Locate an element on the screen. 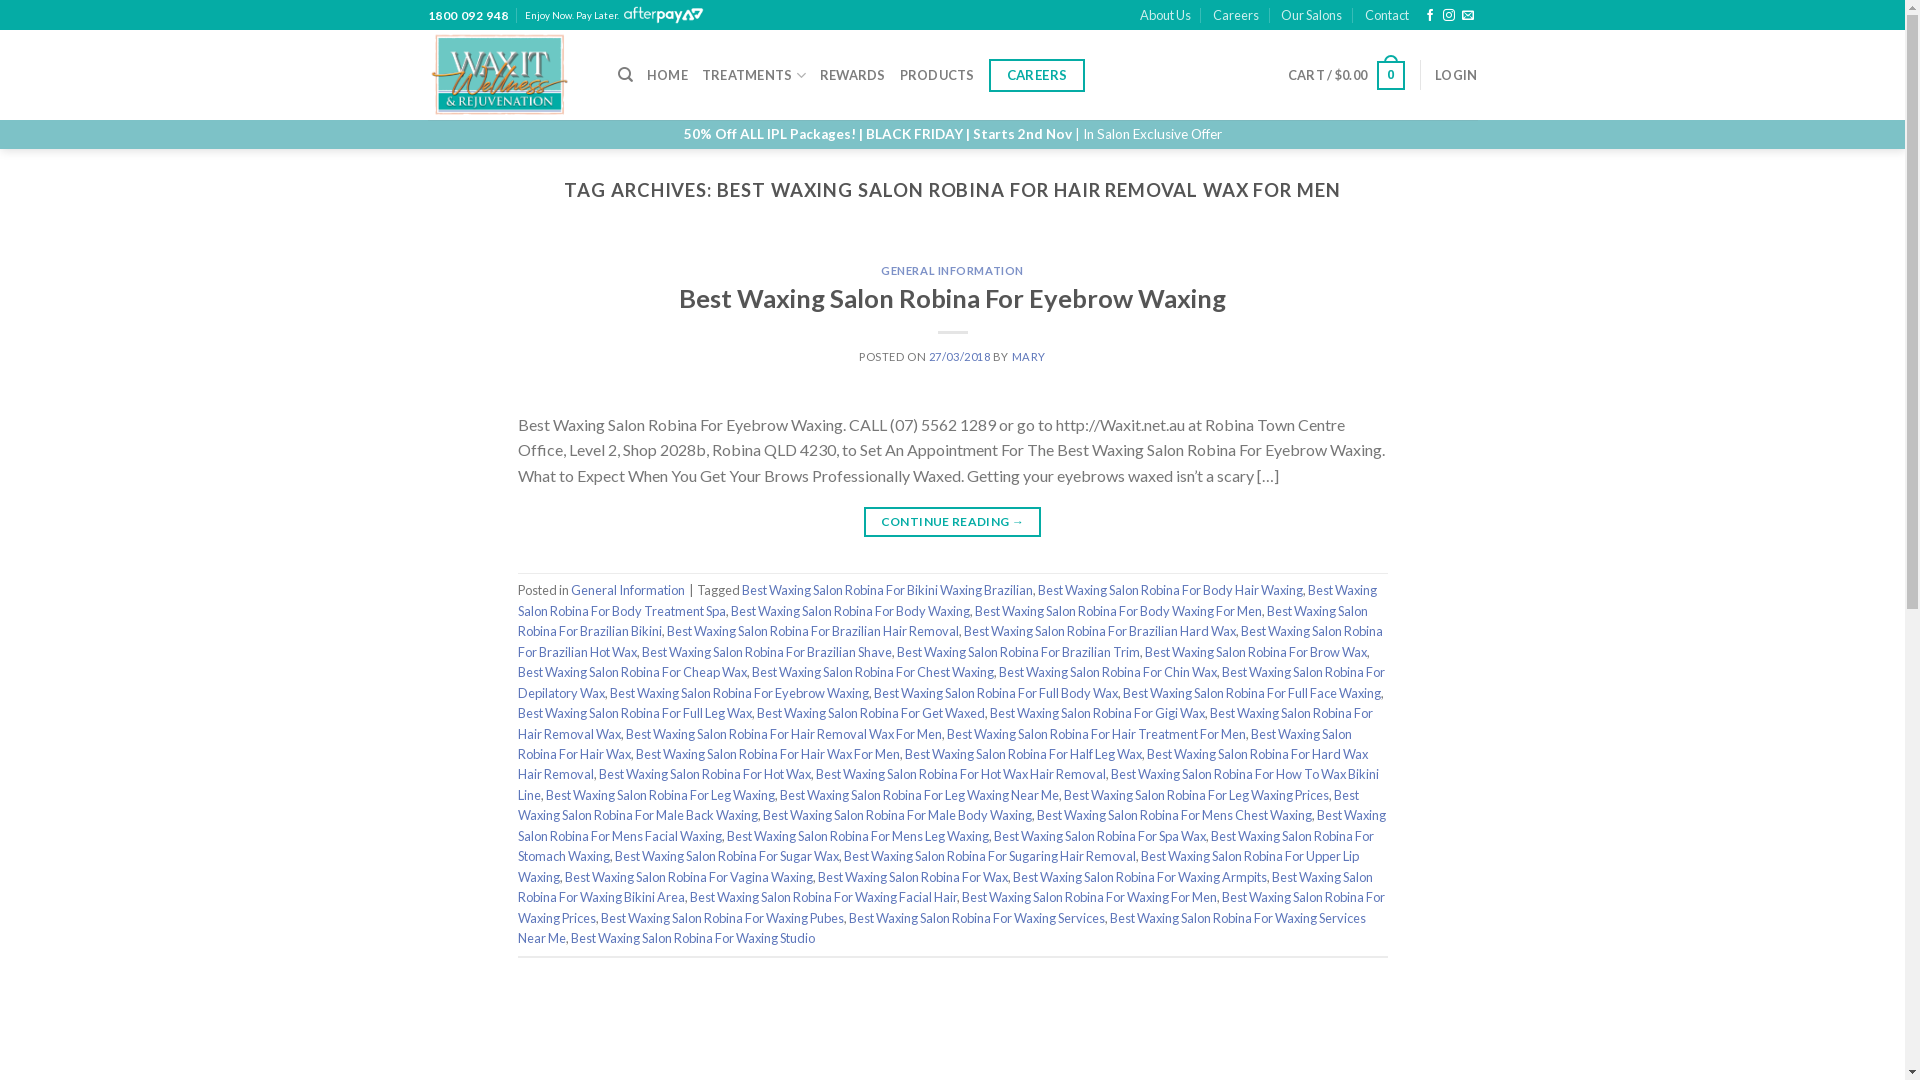 The width and height of the screenshot is (1920, 1080). 'Best Waxing Salon Robina For Full Face Waxing' is located at coordinates (1250, 692).